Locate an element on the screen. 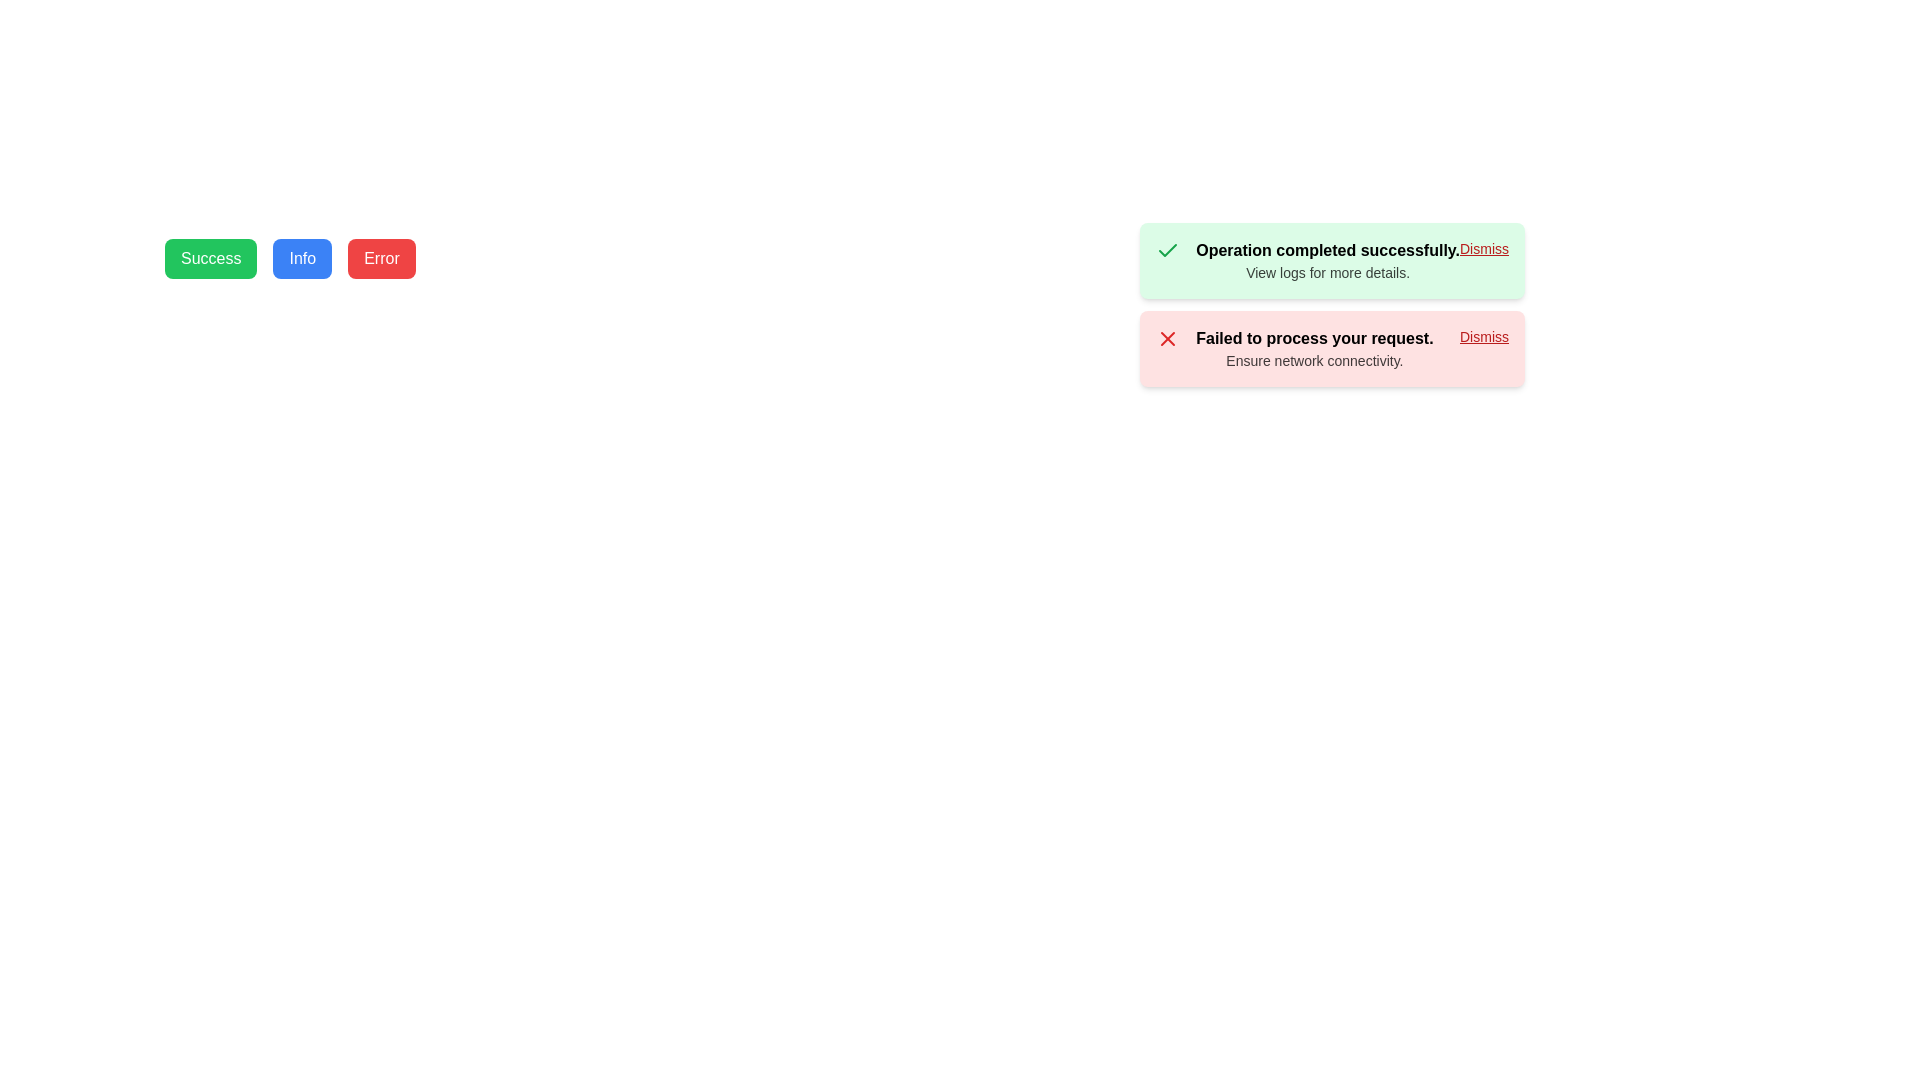 This screenshot has width=1920, height=1080. the green checkmark icon indicating confirmation, located at the top-left corner of the success message box is located at coordinates (1168, 249).